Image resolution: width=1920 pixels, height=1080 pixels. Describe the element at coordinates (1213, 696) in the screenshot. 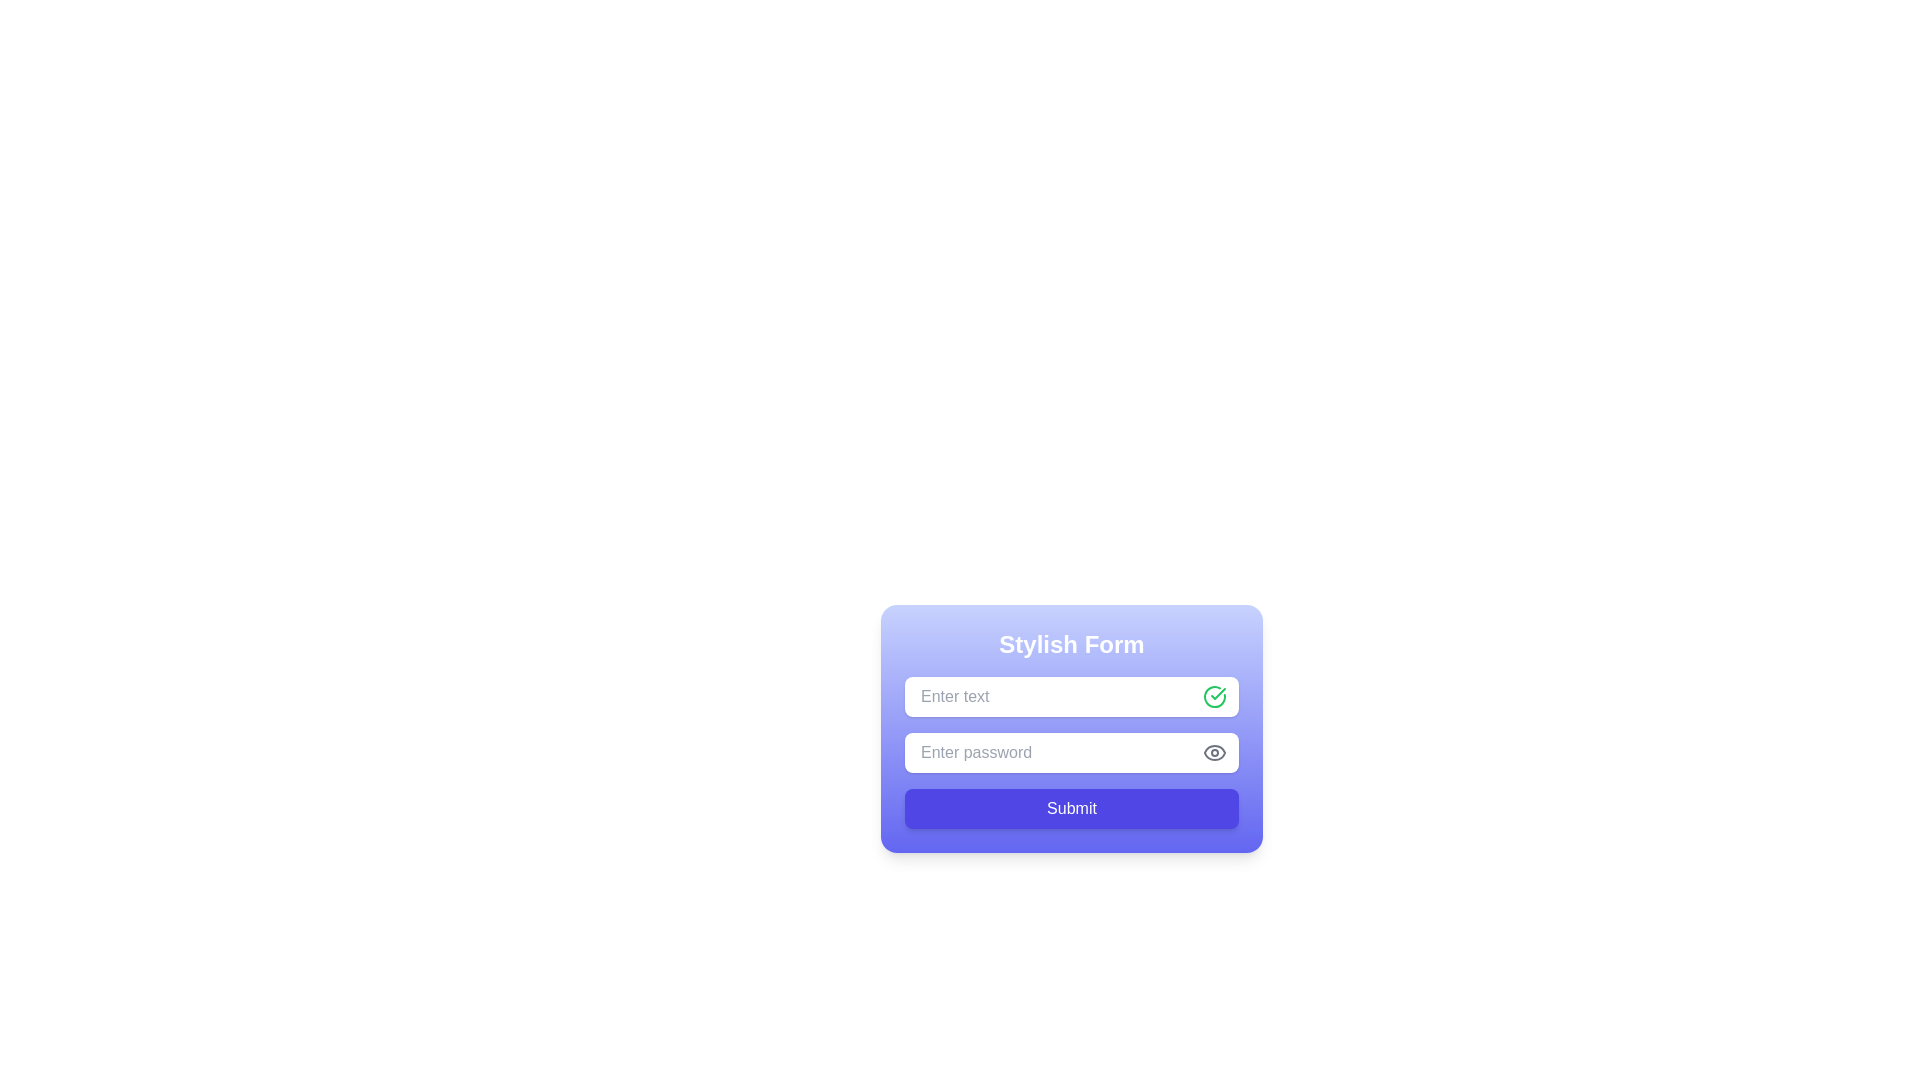

I see `the visual state of the green checkmark icon, which indicates a successful state, located at the right end of the input field for text entry` at that location.